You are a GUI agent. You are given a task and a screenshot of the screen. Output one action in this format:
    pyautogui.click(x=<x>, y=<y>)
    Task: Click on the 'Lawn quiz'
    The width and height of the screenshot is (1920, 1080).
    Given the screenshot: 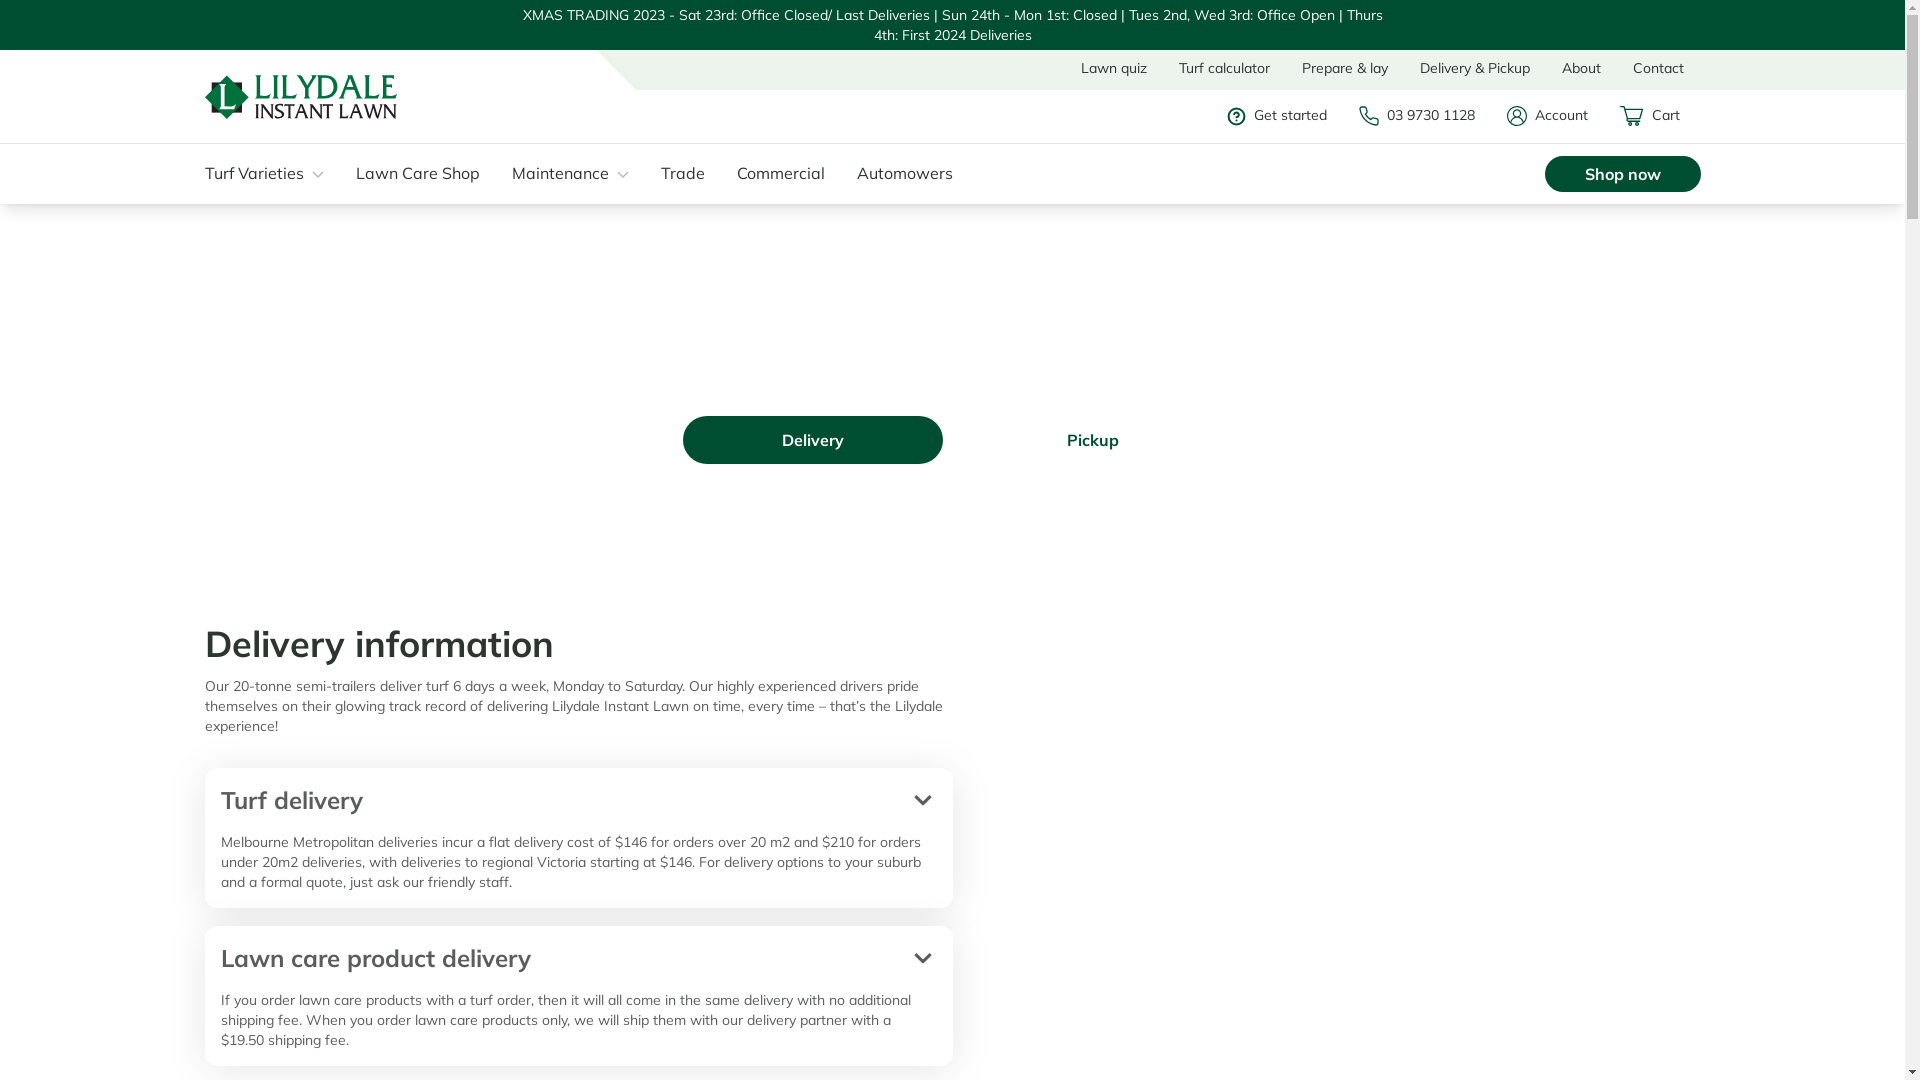 What is the action you would take?
    pyautogui.click(x=1112, y=67)
    